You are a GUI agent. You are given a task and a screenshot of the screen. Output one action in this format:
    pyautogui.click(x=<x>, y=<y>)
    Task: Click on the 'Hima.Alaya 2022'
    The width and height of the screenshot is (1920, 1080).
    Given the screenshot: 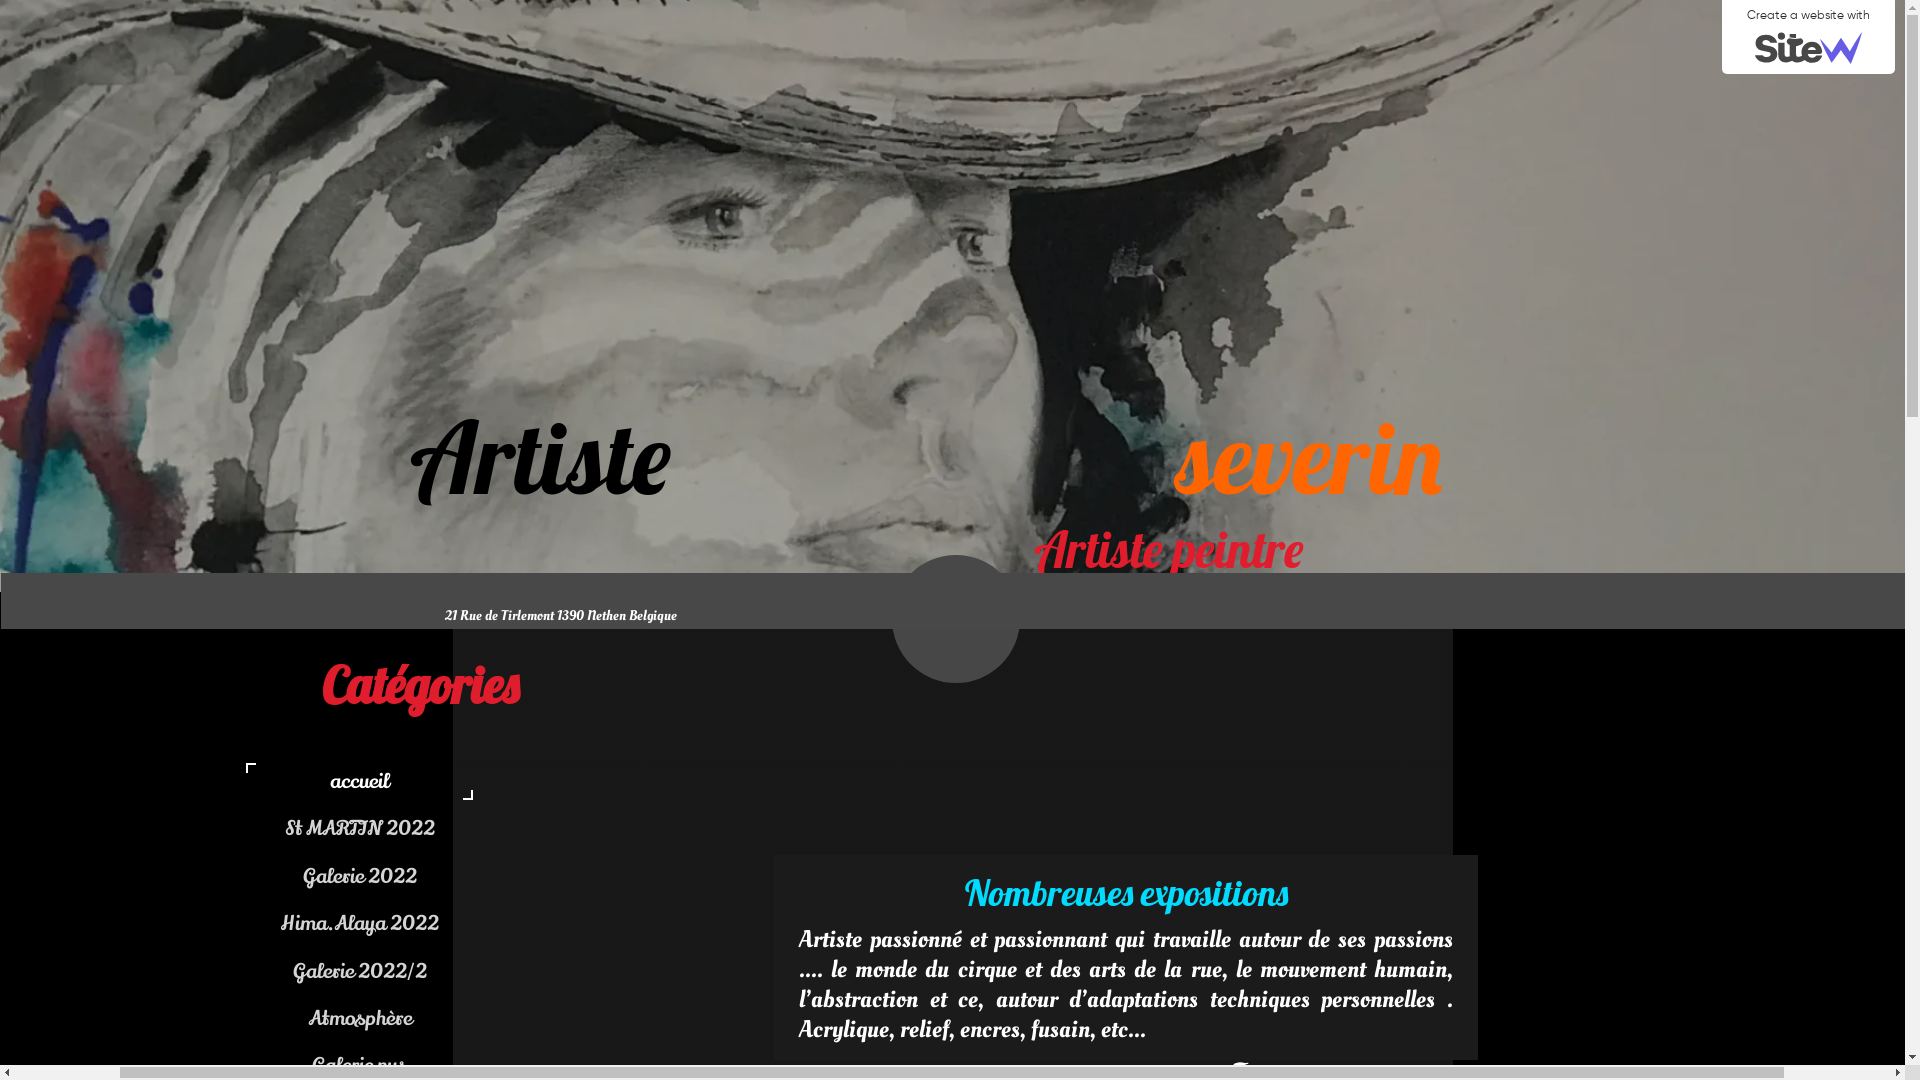 What is the action you would take?
    pyautogui.click(x=478, y=923)
    